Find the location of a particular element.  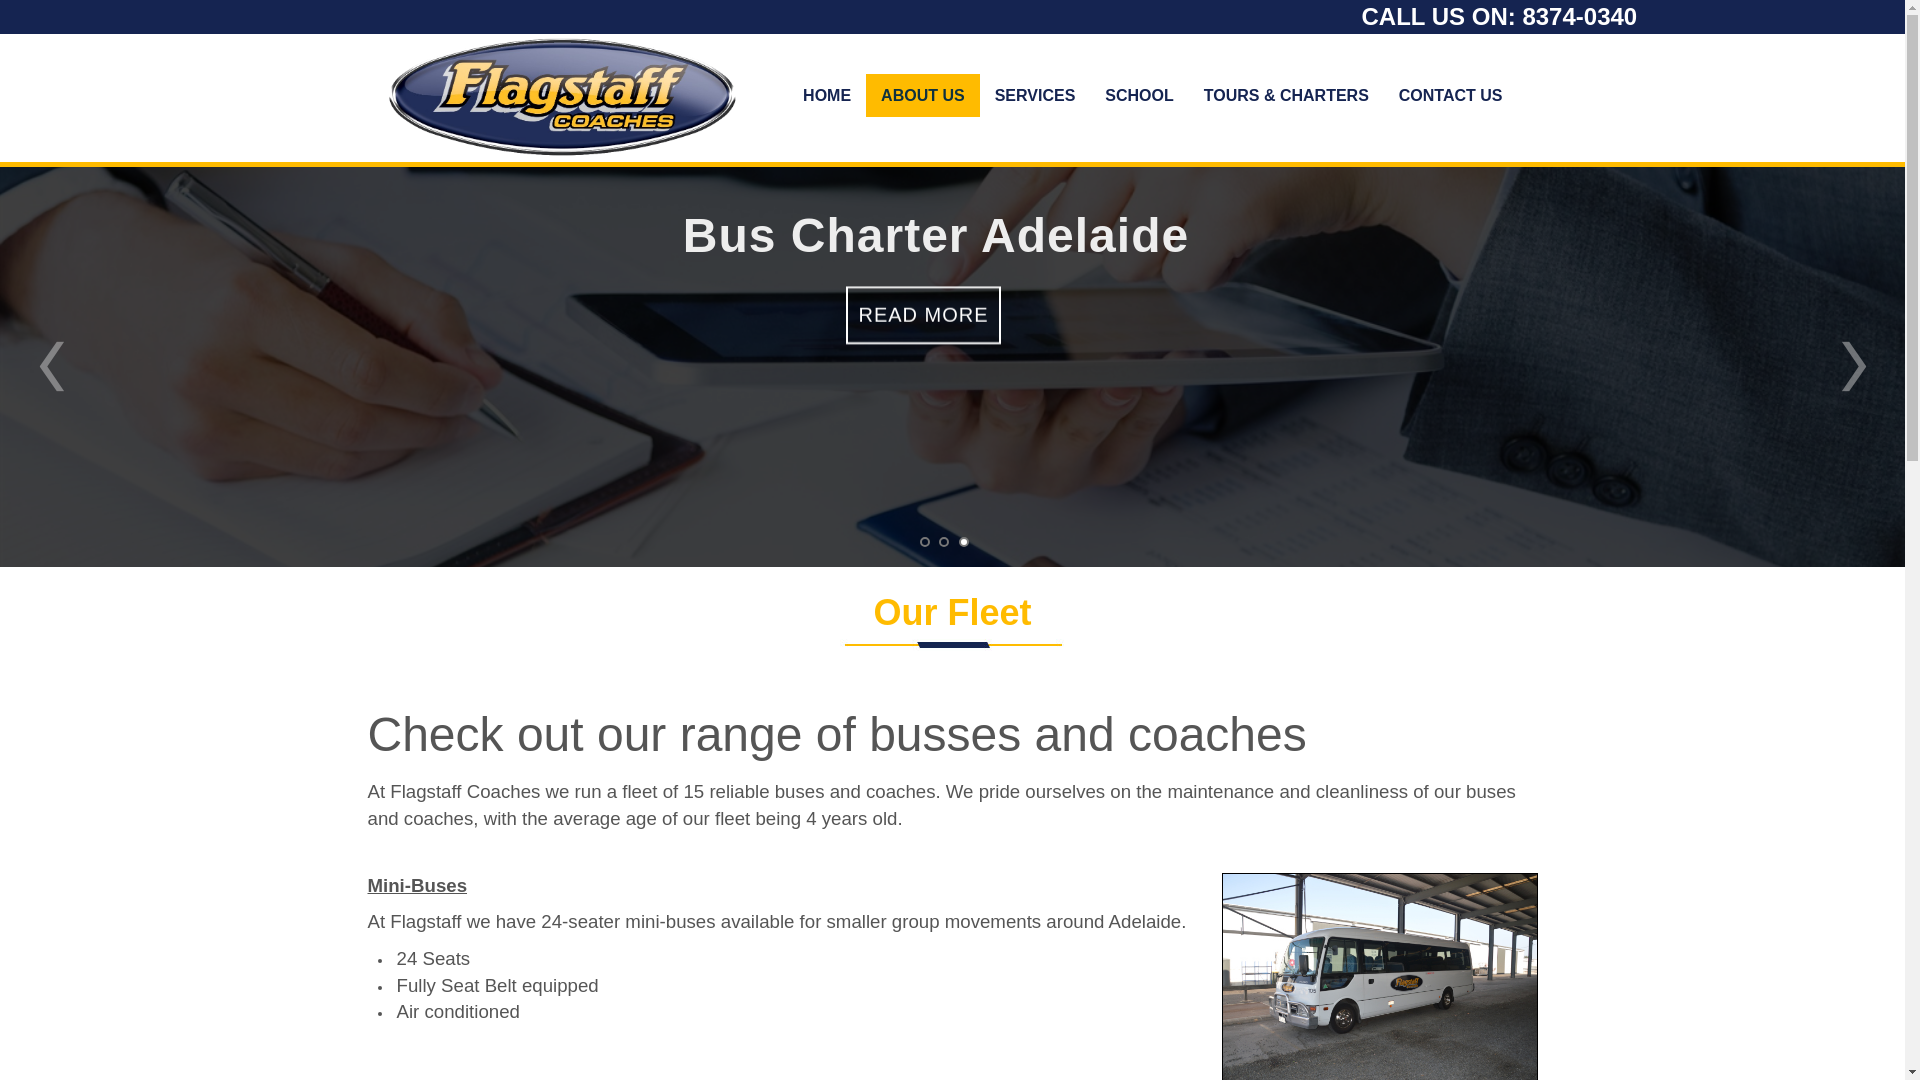

'READ MORE' is located at coordinates (921, 323).